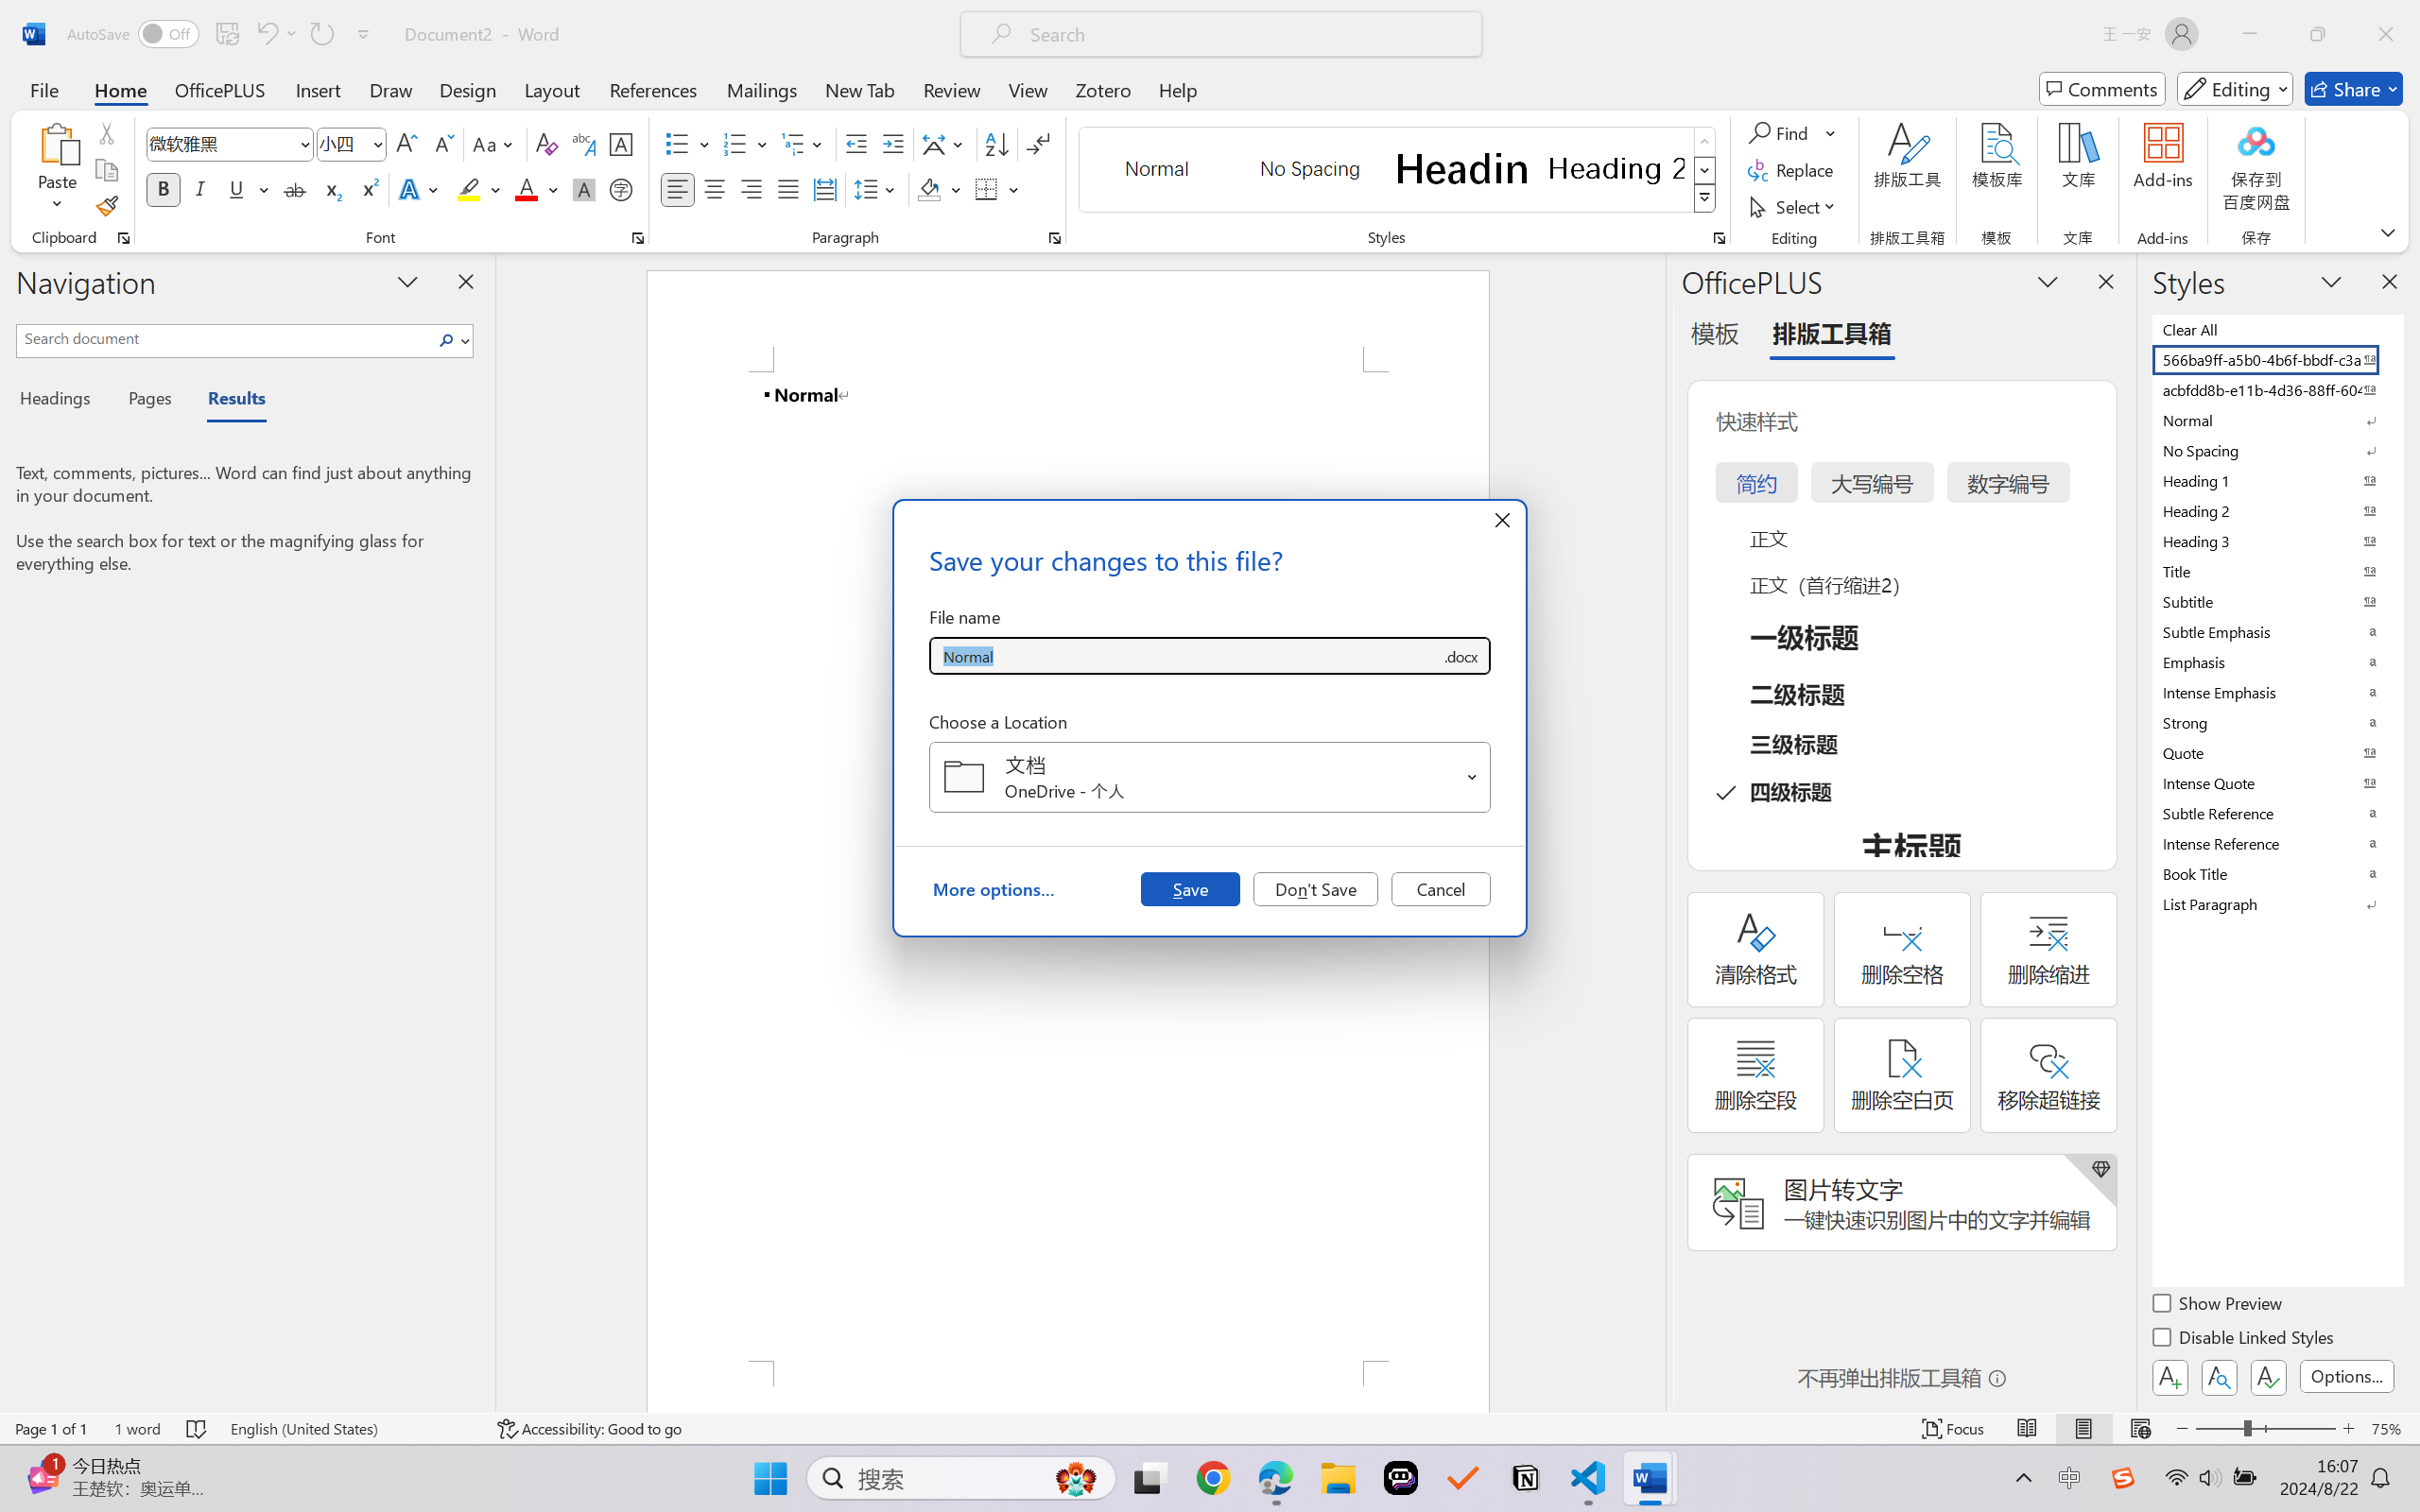  Describe the element at coordinates (1718, 237) in the screenshot. I see `'Styles...'` at that location.